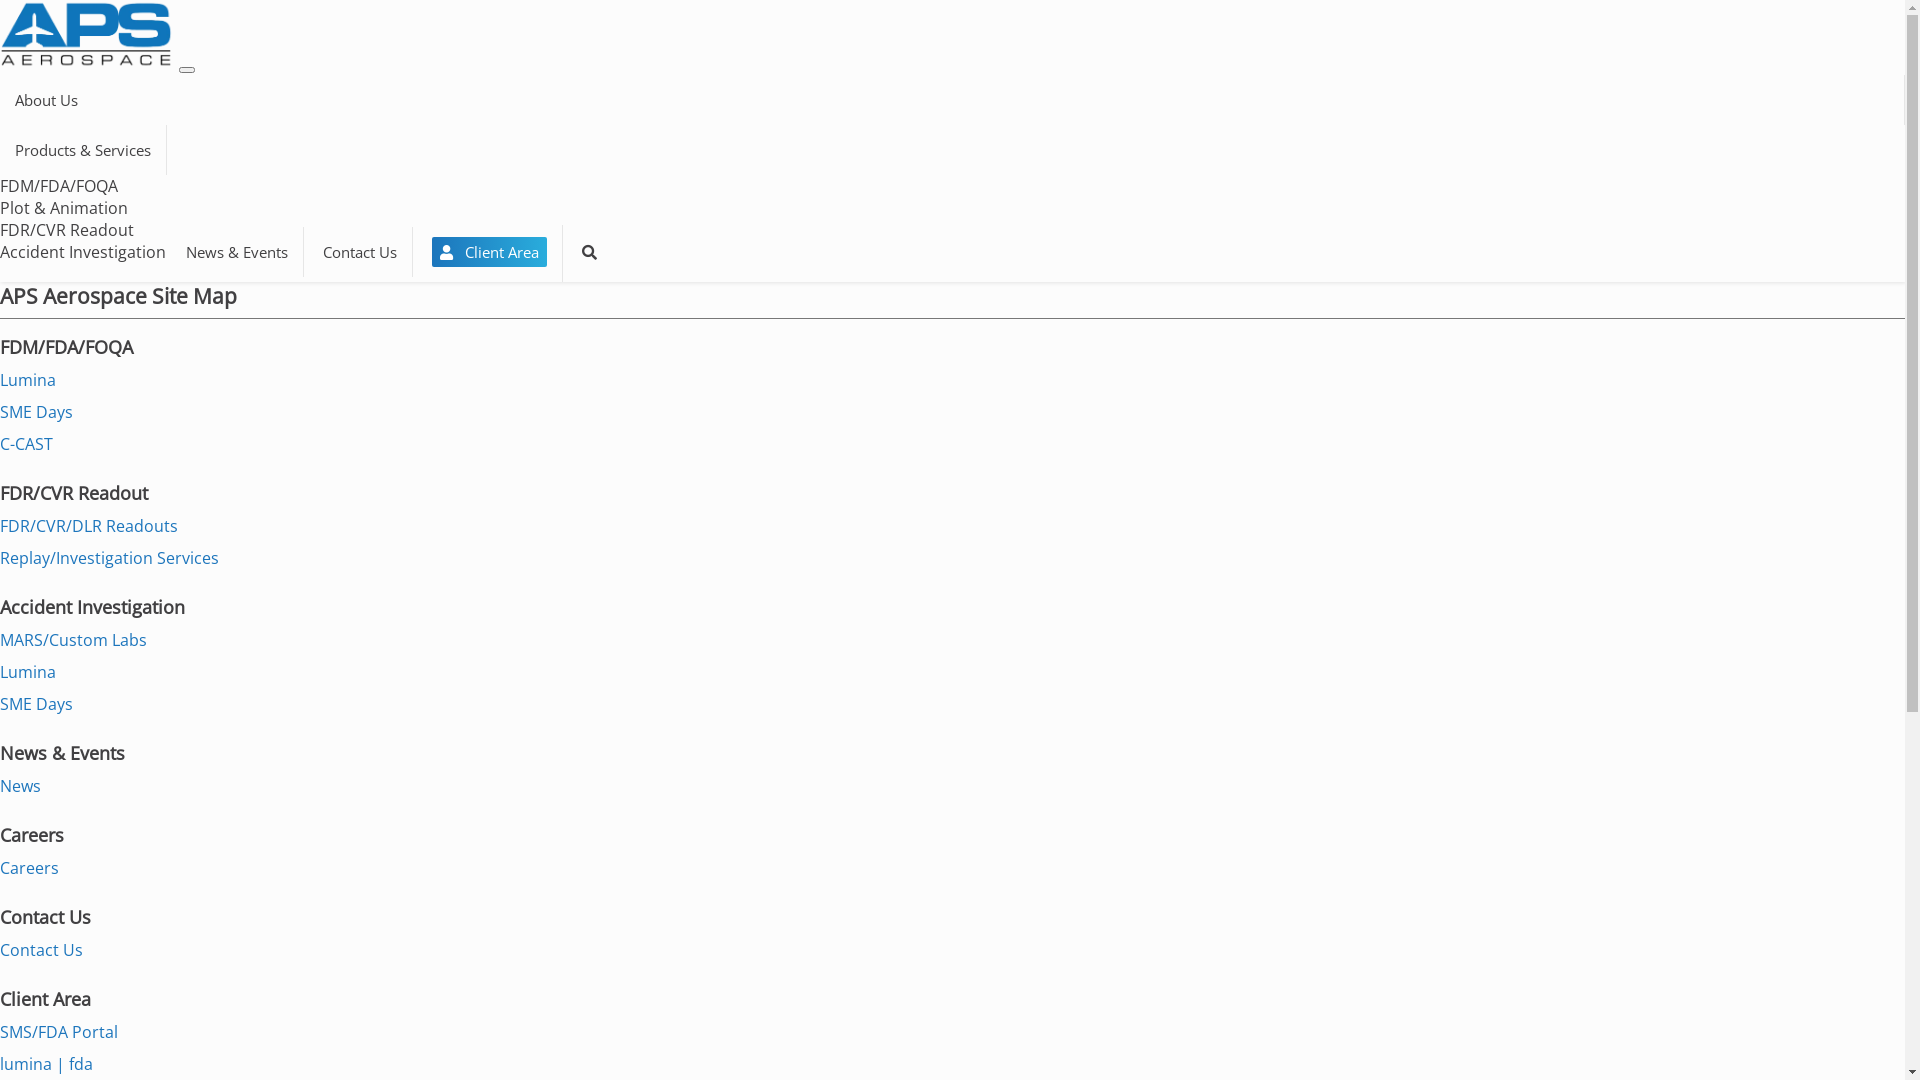 Image resolution: width=1920 pixels, height=1080 pixels. I want to click on 'News', so click(0, 785).